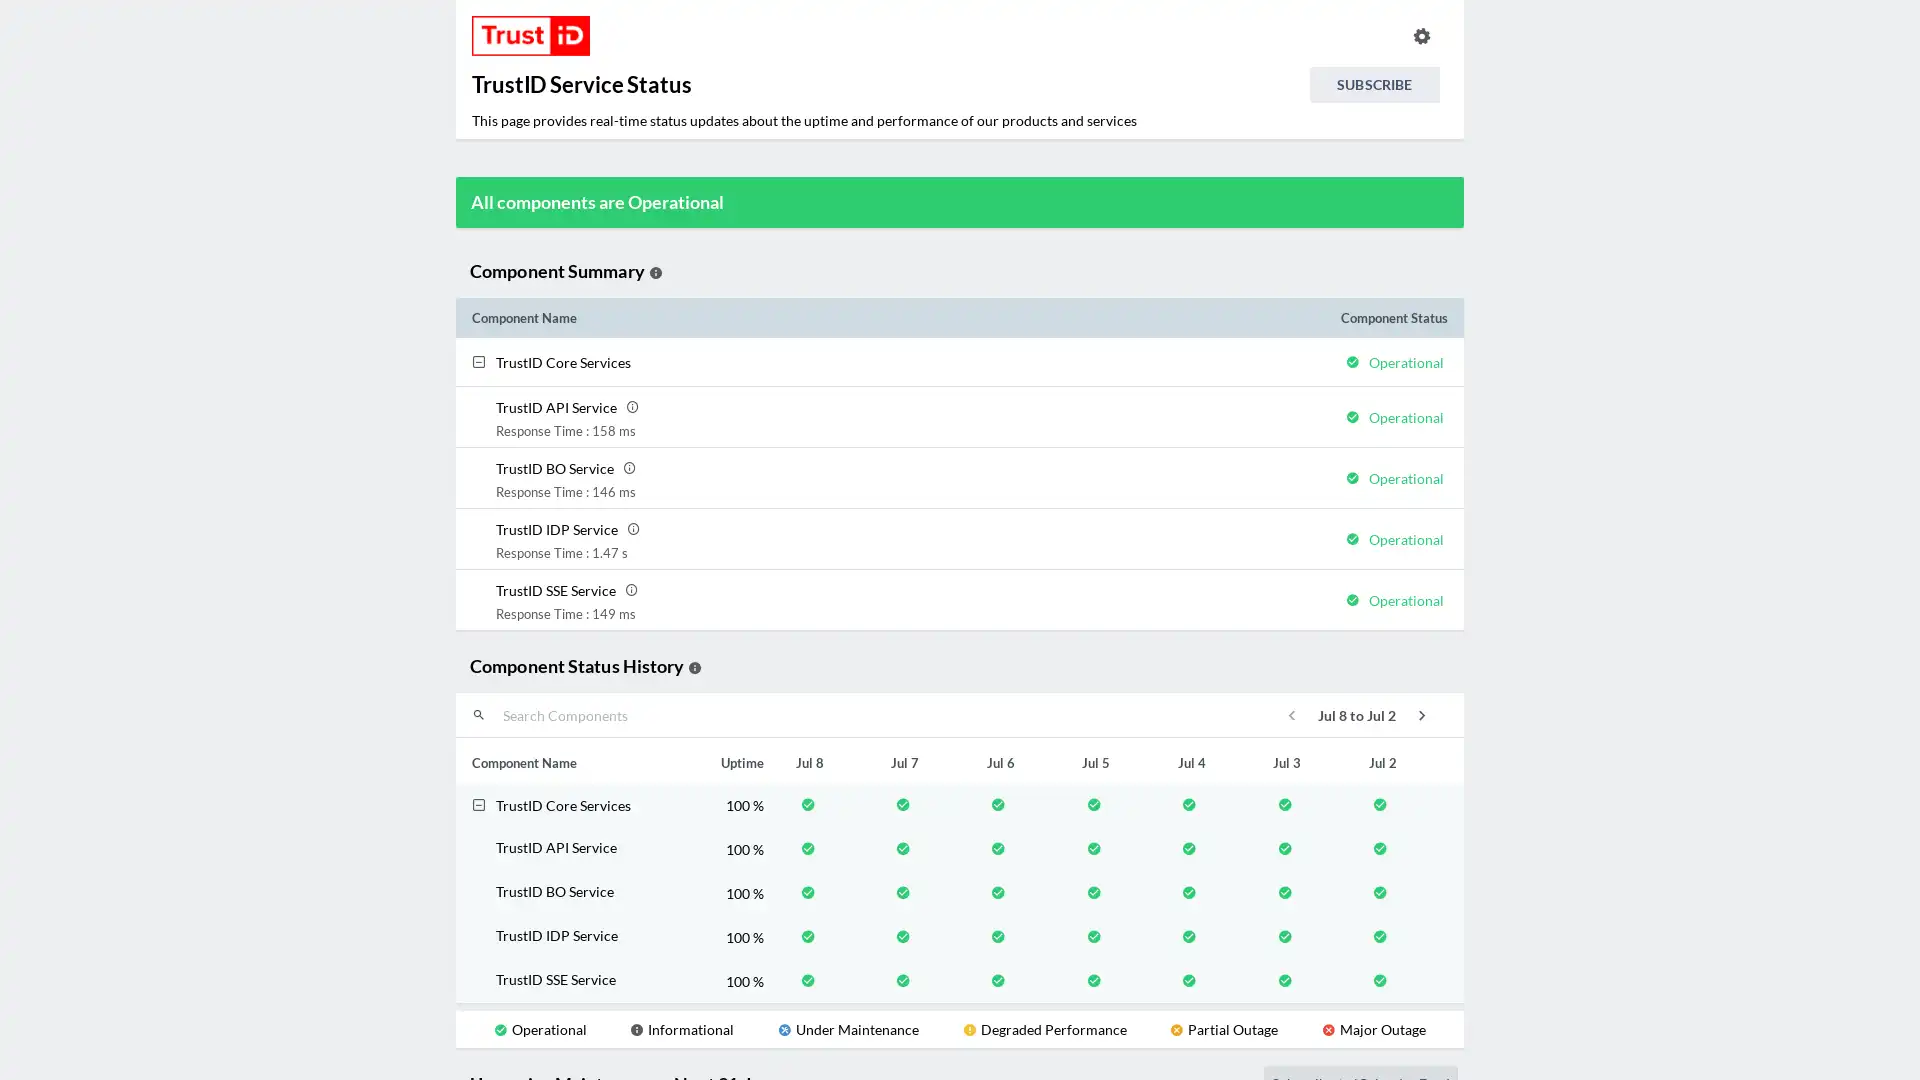 The width and height of the screenshot is (1920, 1080). Describe the element at coordinates (587, 804) in the screenshot. I see `TrustID Core Services` at that location.